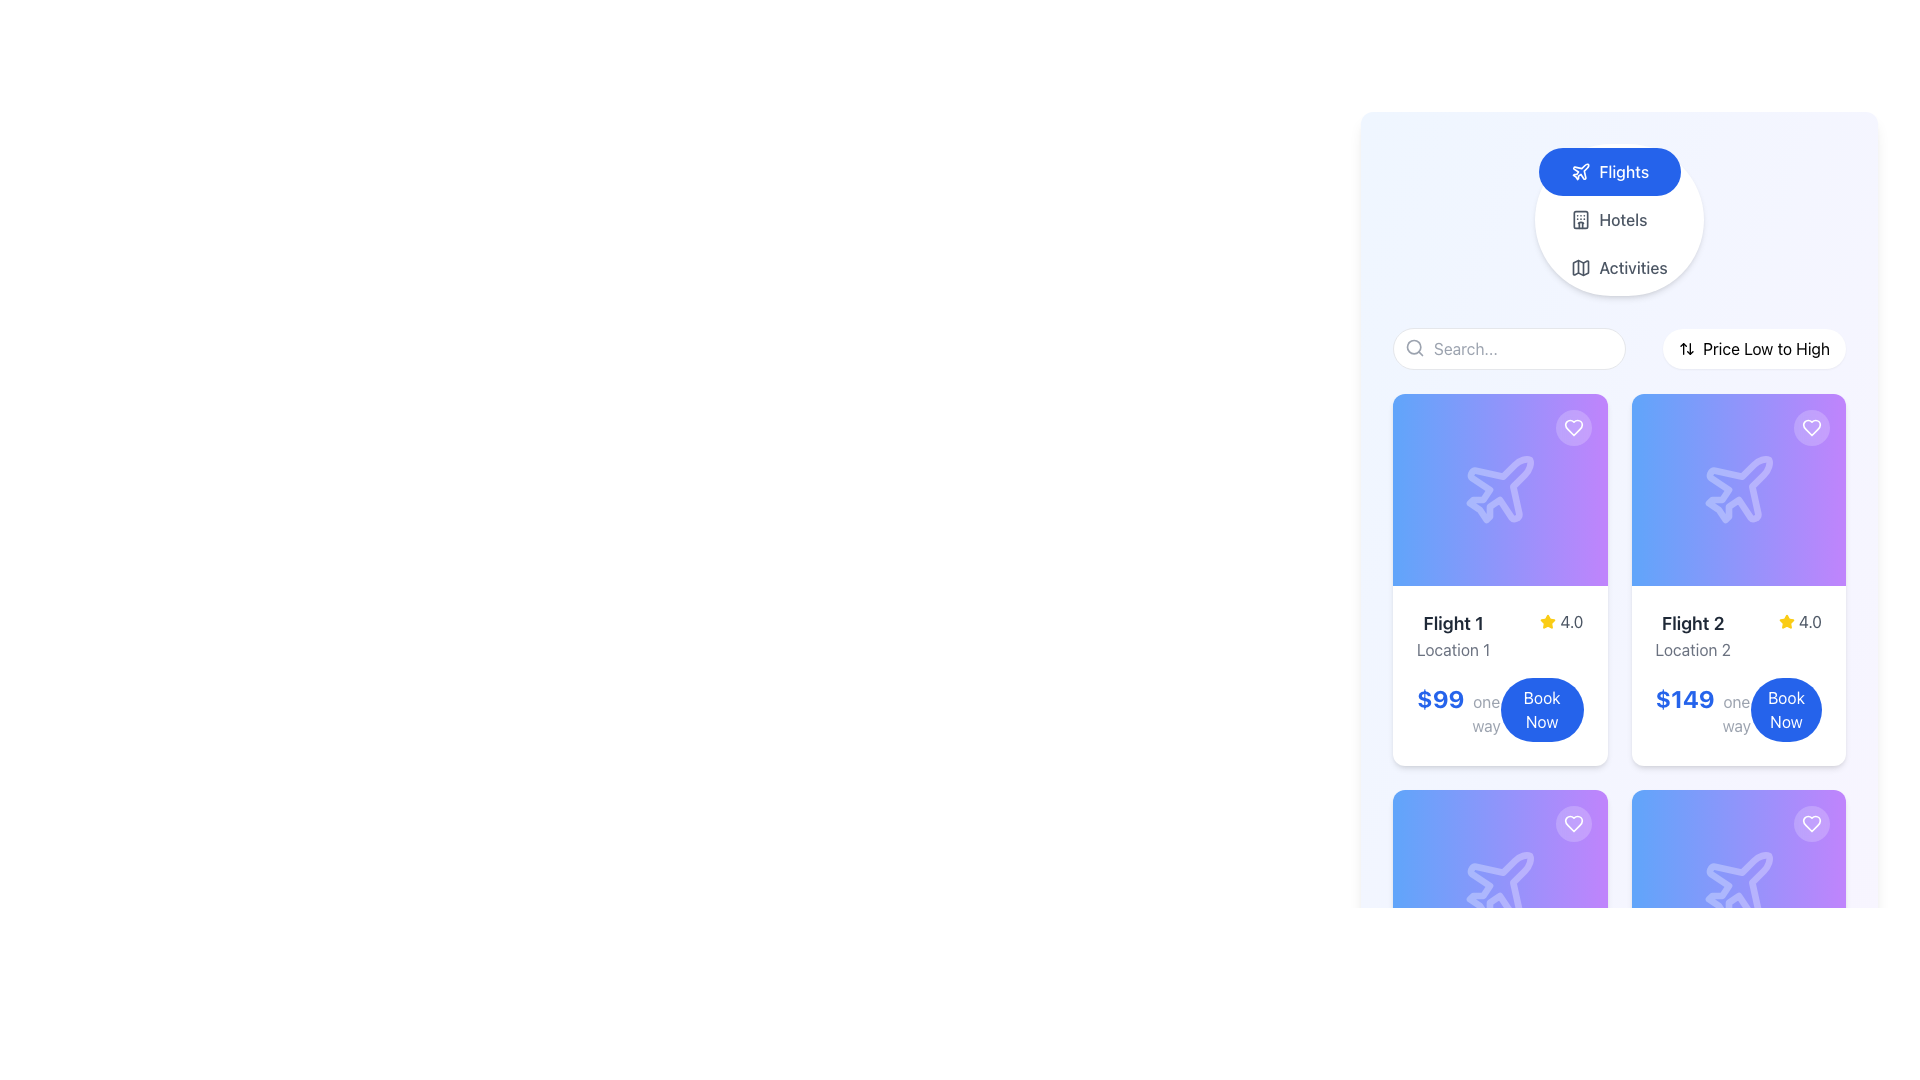 This screenshot has width=1920, height=1080. I want to click on the 'Book Now' button in the interactive composite element for Flight 1, so click(1500, 708).